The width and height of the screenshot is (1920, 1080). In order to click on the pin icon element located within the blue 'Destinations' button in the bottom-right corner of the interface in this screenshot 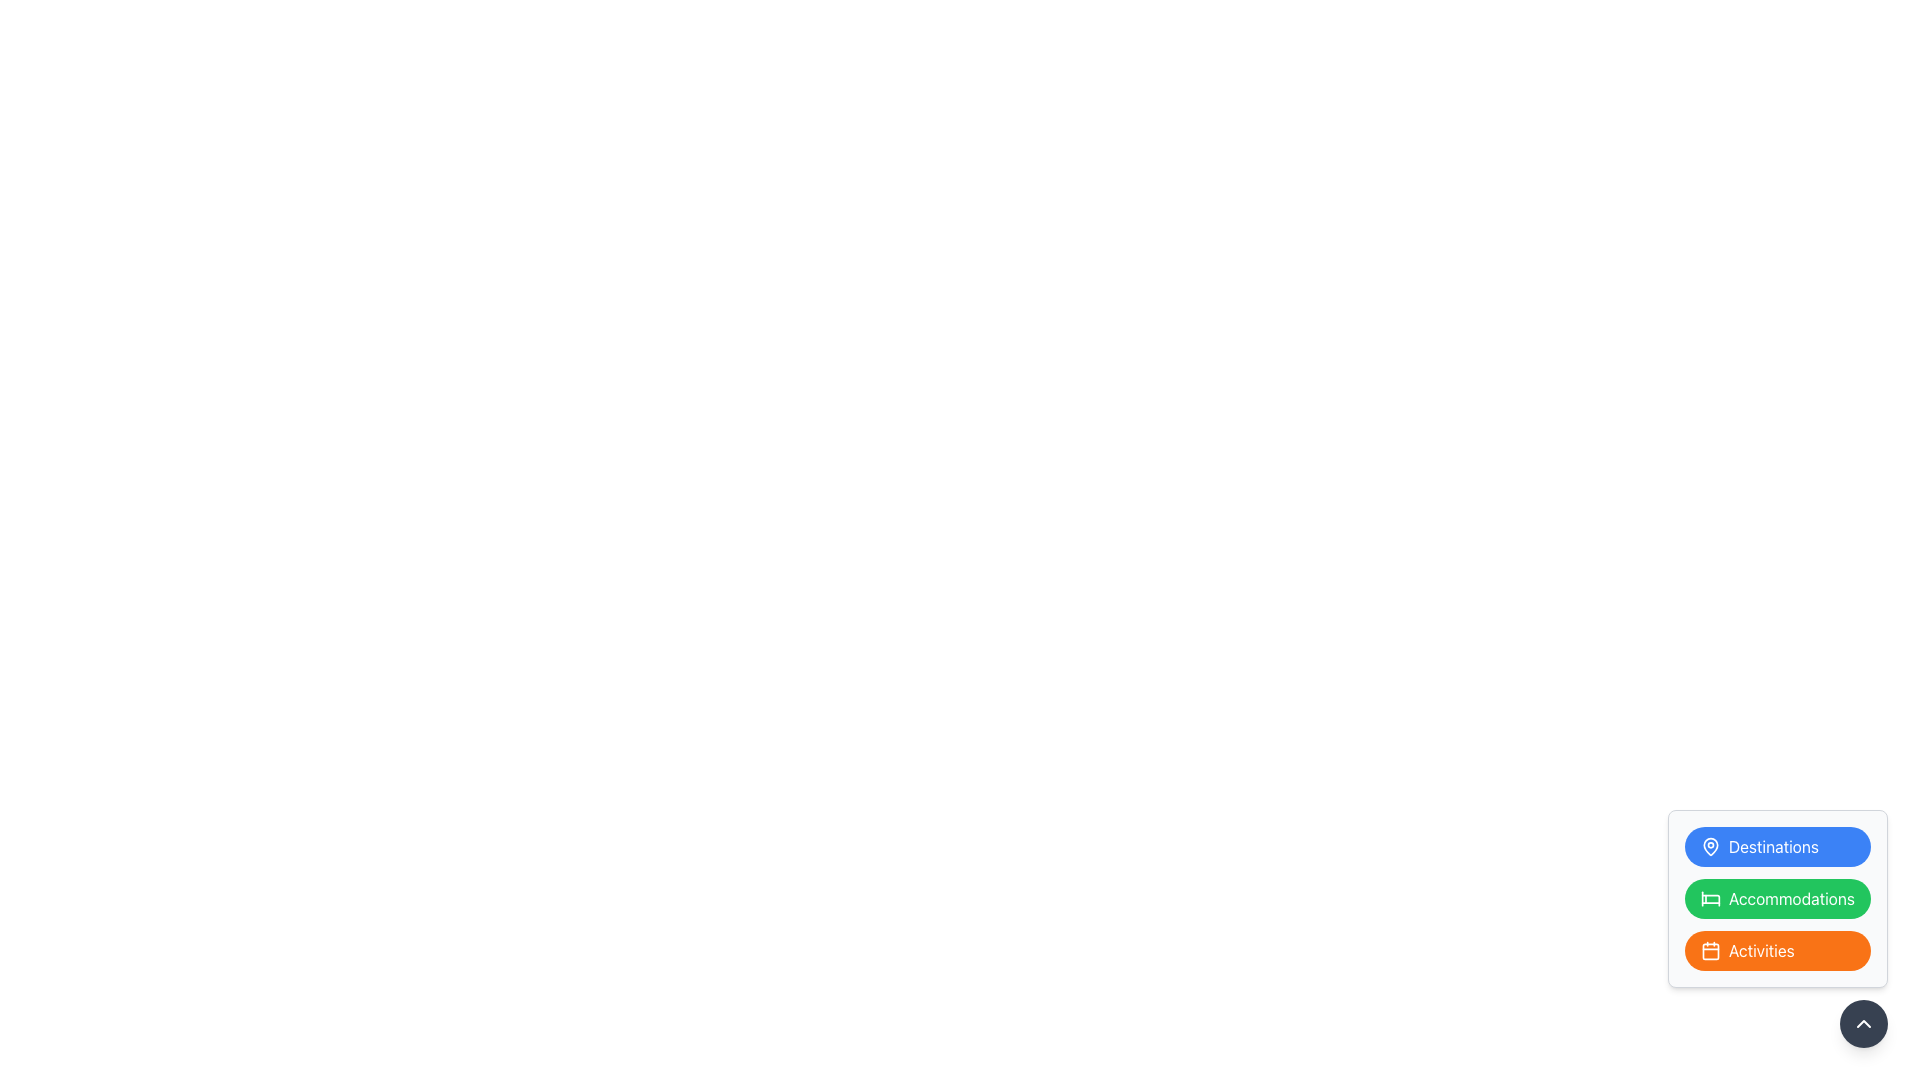, I will do `click(1709, 847)`.